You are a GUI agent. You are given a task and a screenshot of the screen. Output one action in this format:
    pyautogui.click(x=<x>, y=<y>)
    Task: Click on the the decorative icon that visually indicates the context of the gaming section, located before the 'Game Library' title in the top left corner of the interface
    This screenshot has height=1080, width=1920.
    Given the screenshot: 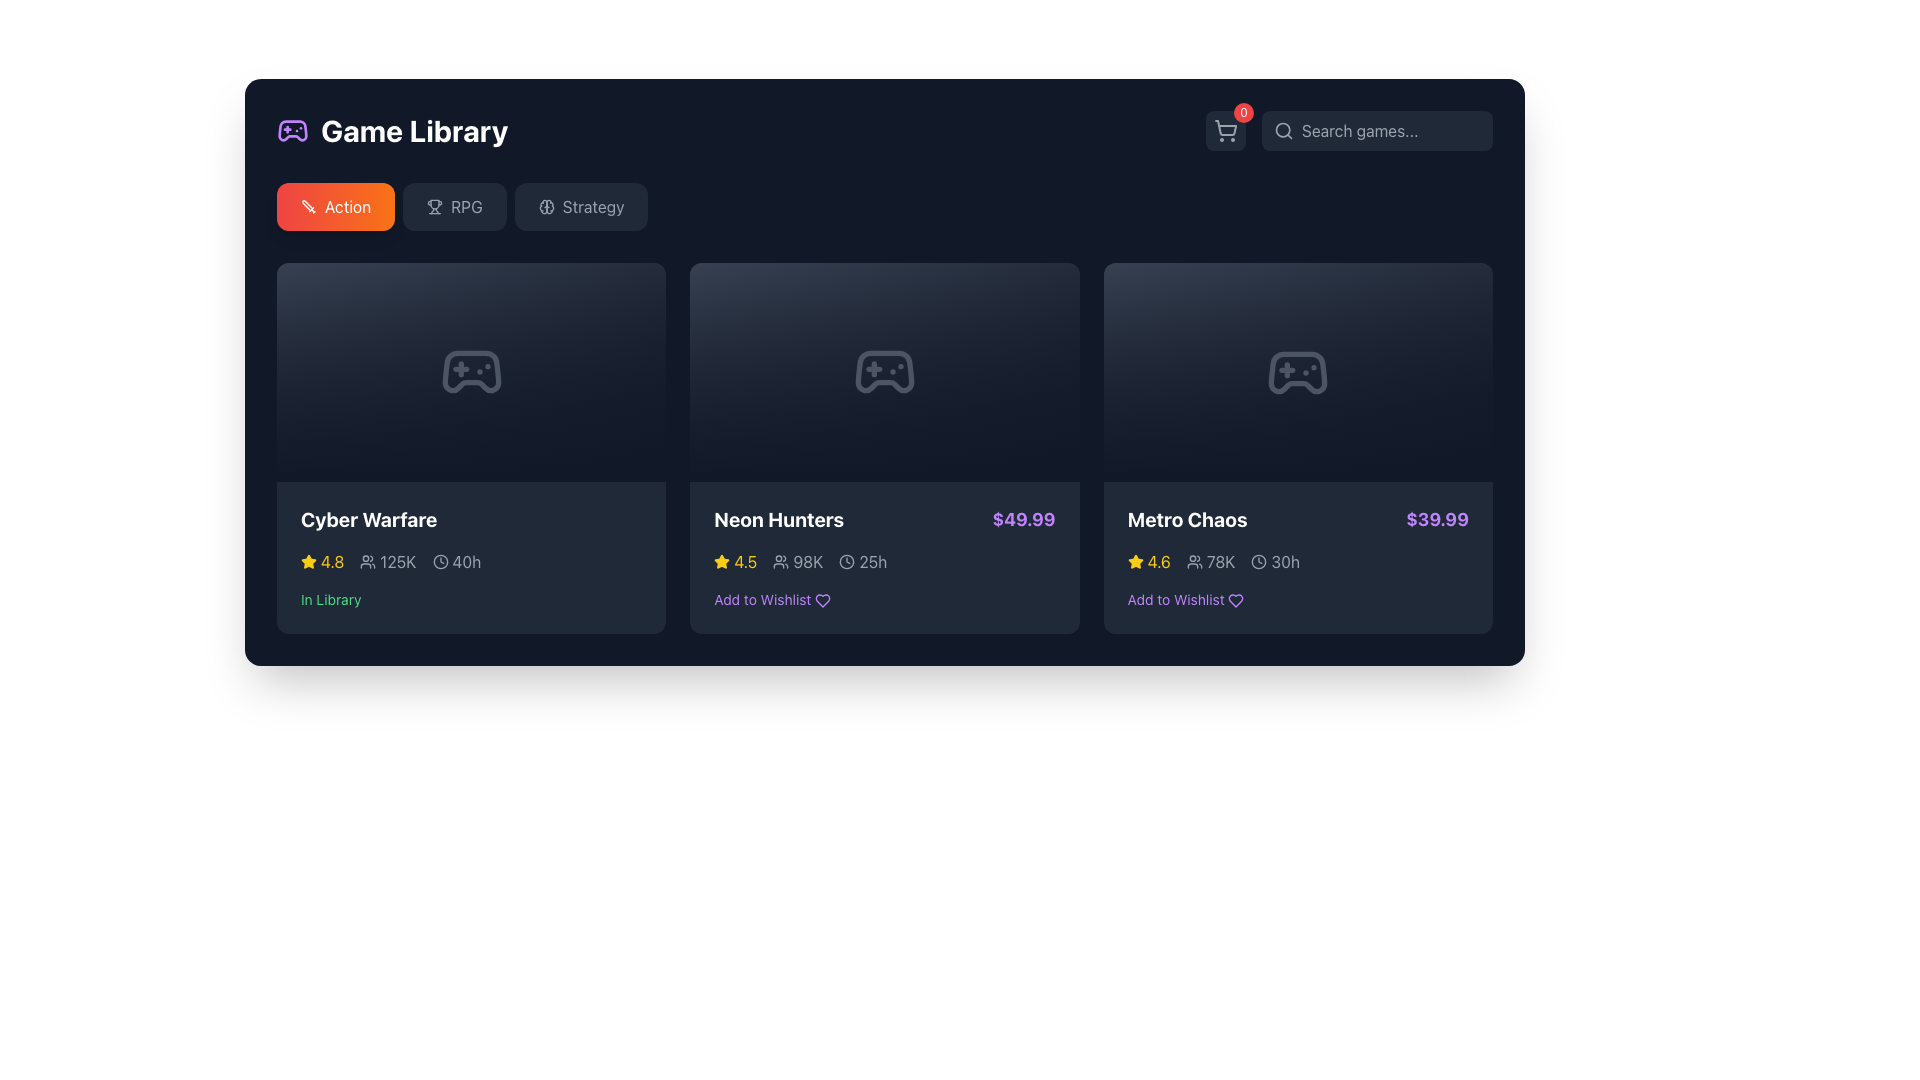 What is the action you would take?
    pyautogui.click(x=291, y=130)
    